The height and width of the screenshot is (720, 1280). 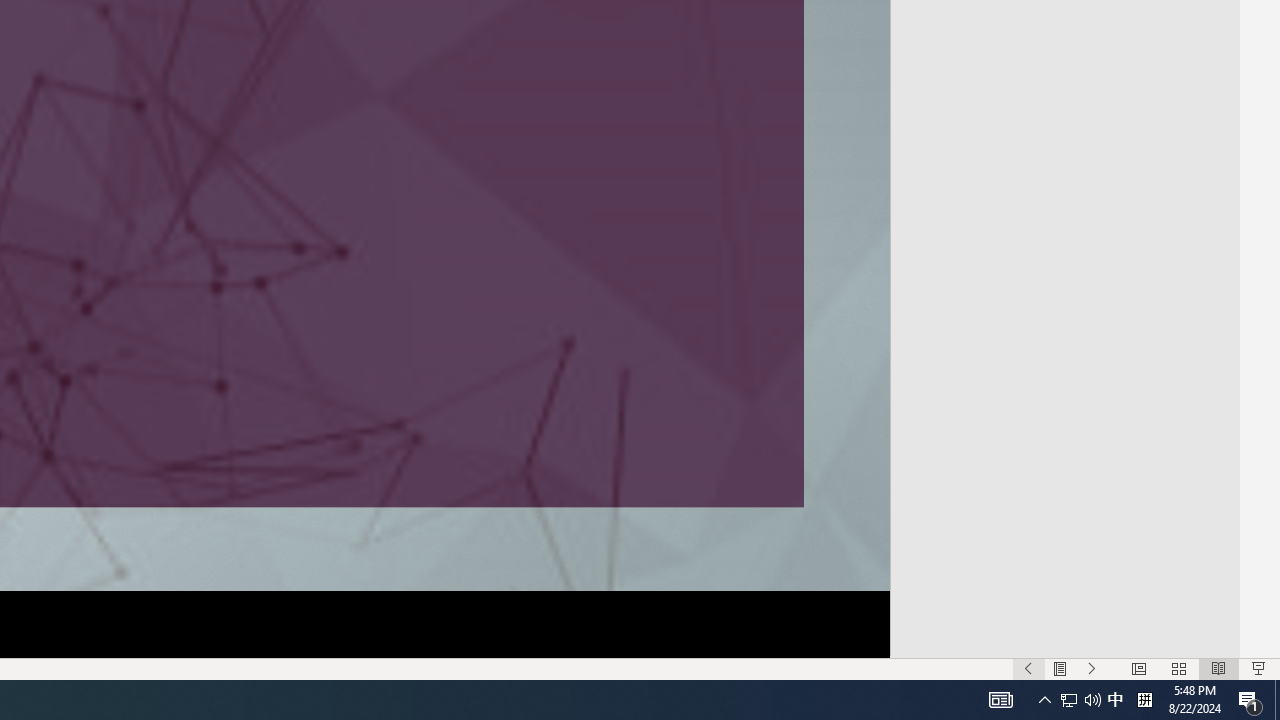 I want to click on 'Slide Show Next On', so click(x=1091, y=669).